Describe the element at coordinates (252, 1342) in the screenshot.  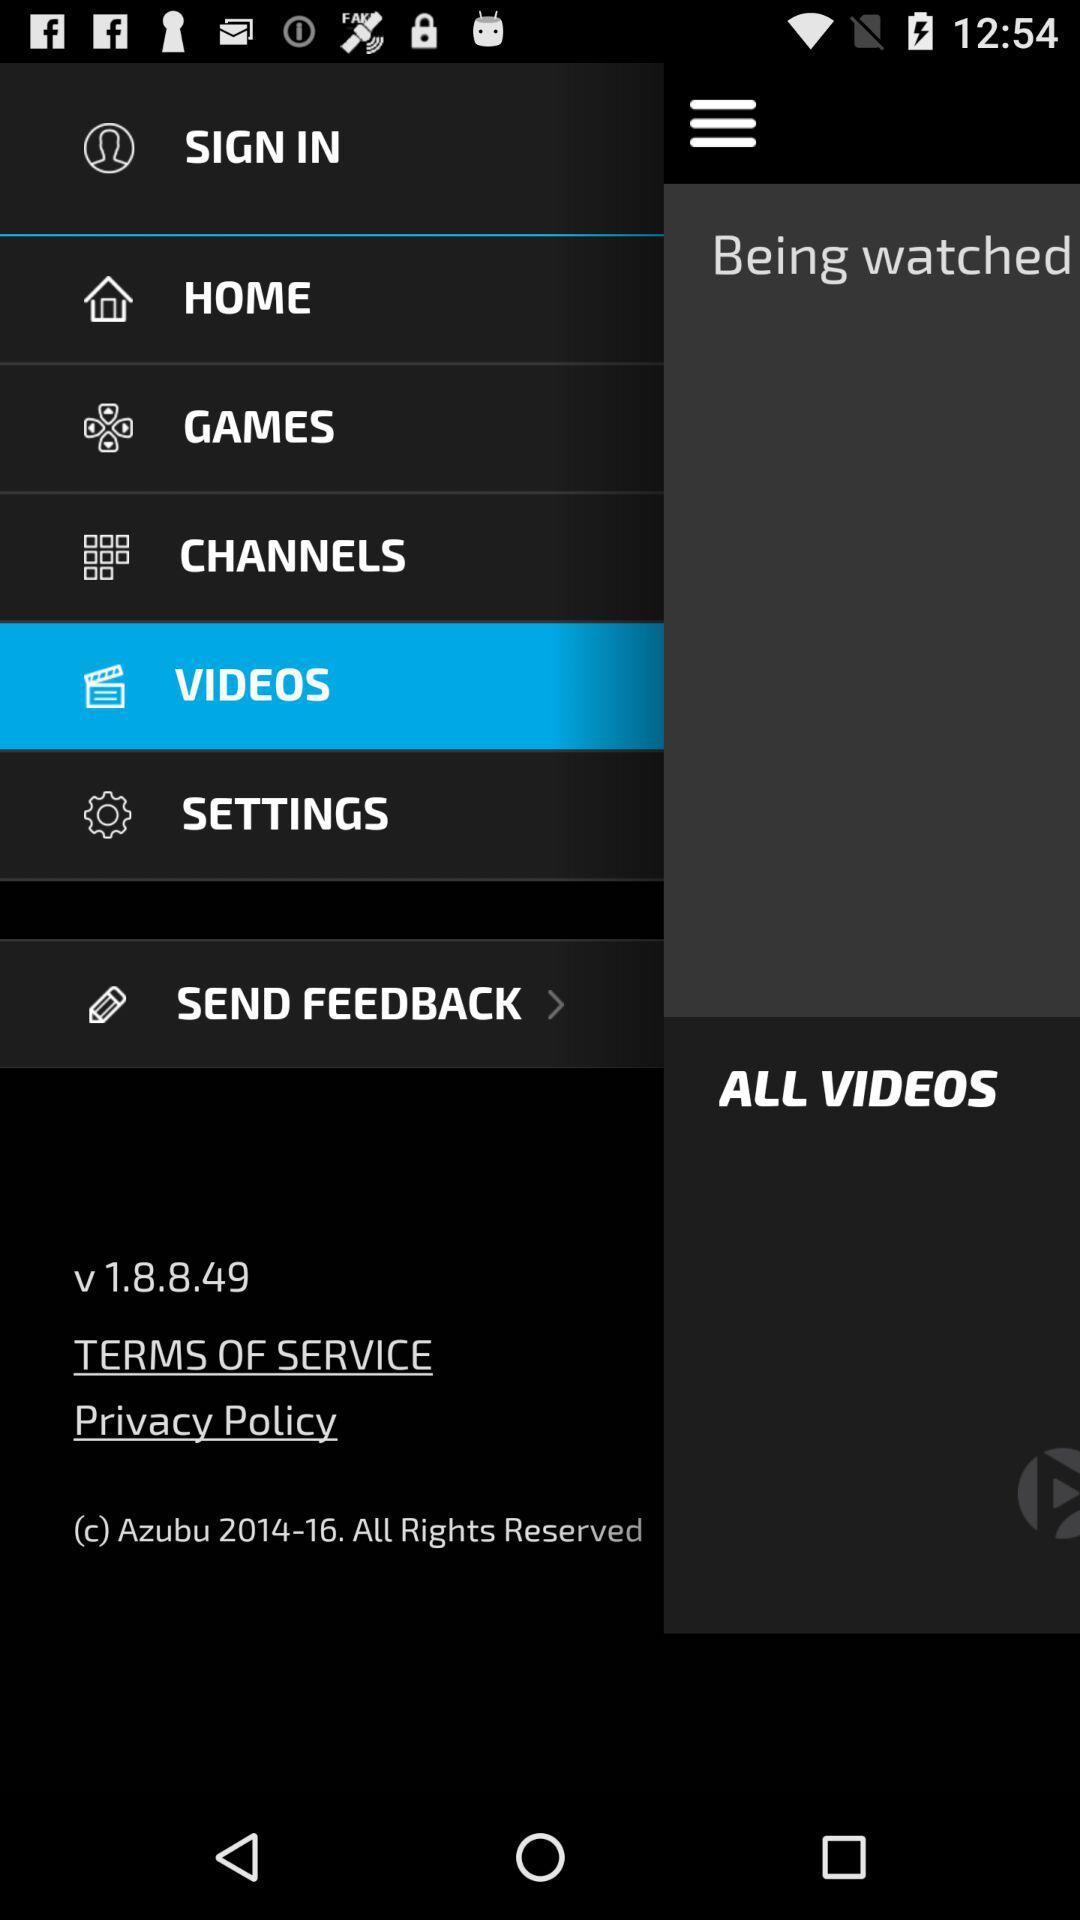
I see `icon above the privacy policy icon` at that location.